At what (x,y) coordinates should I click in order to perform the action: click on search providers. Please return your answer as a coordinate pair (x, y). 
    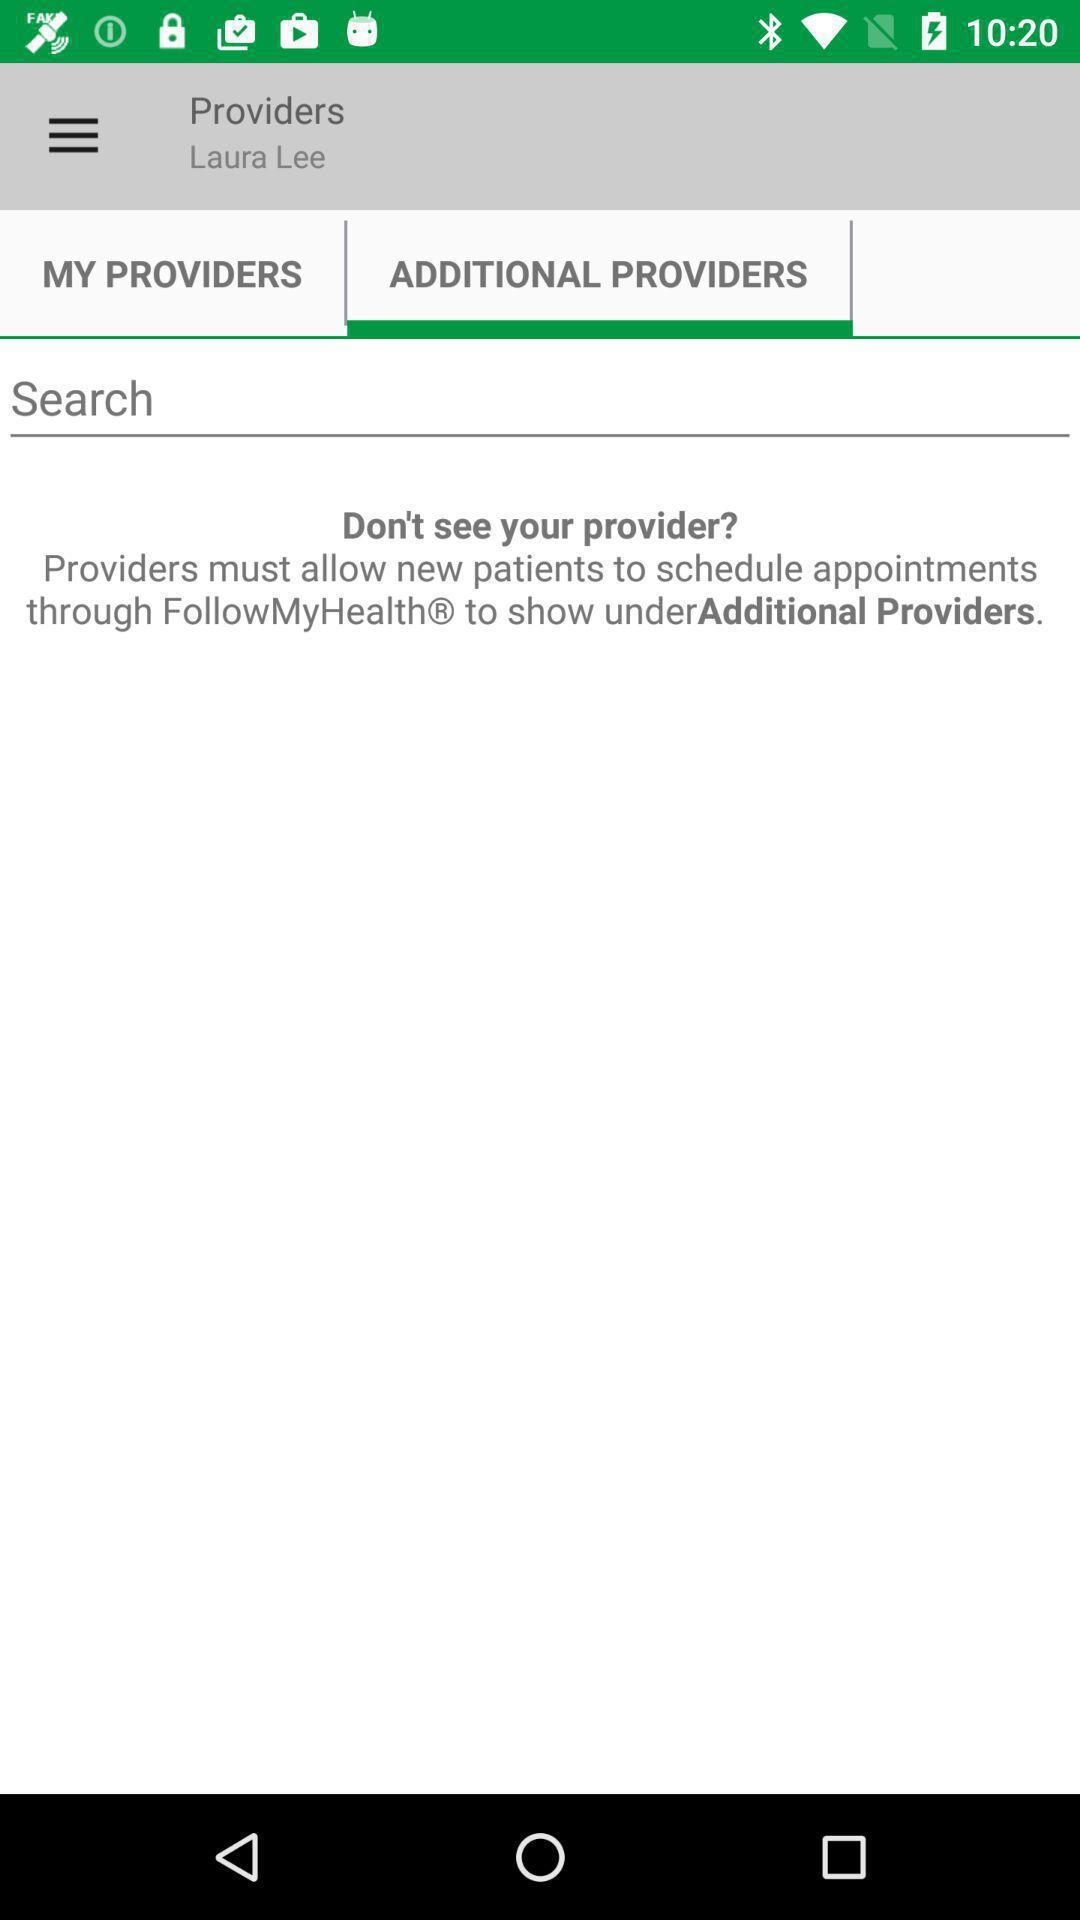
    Looking at the image, I should click on (540, 398).